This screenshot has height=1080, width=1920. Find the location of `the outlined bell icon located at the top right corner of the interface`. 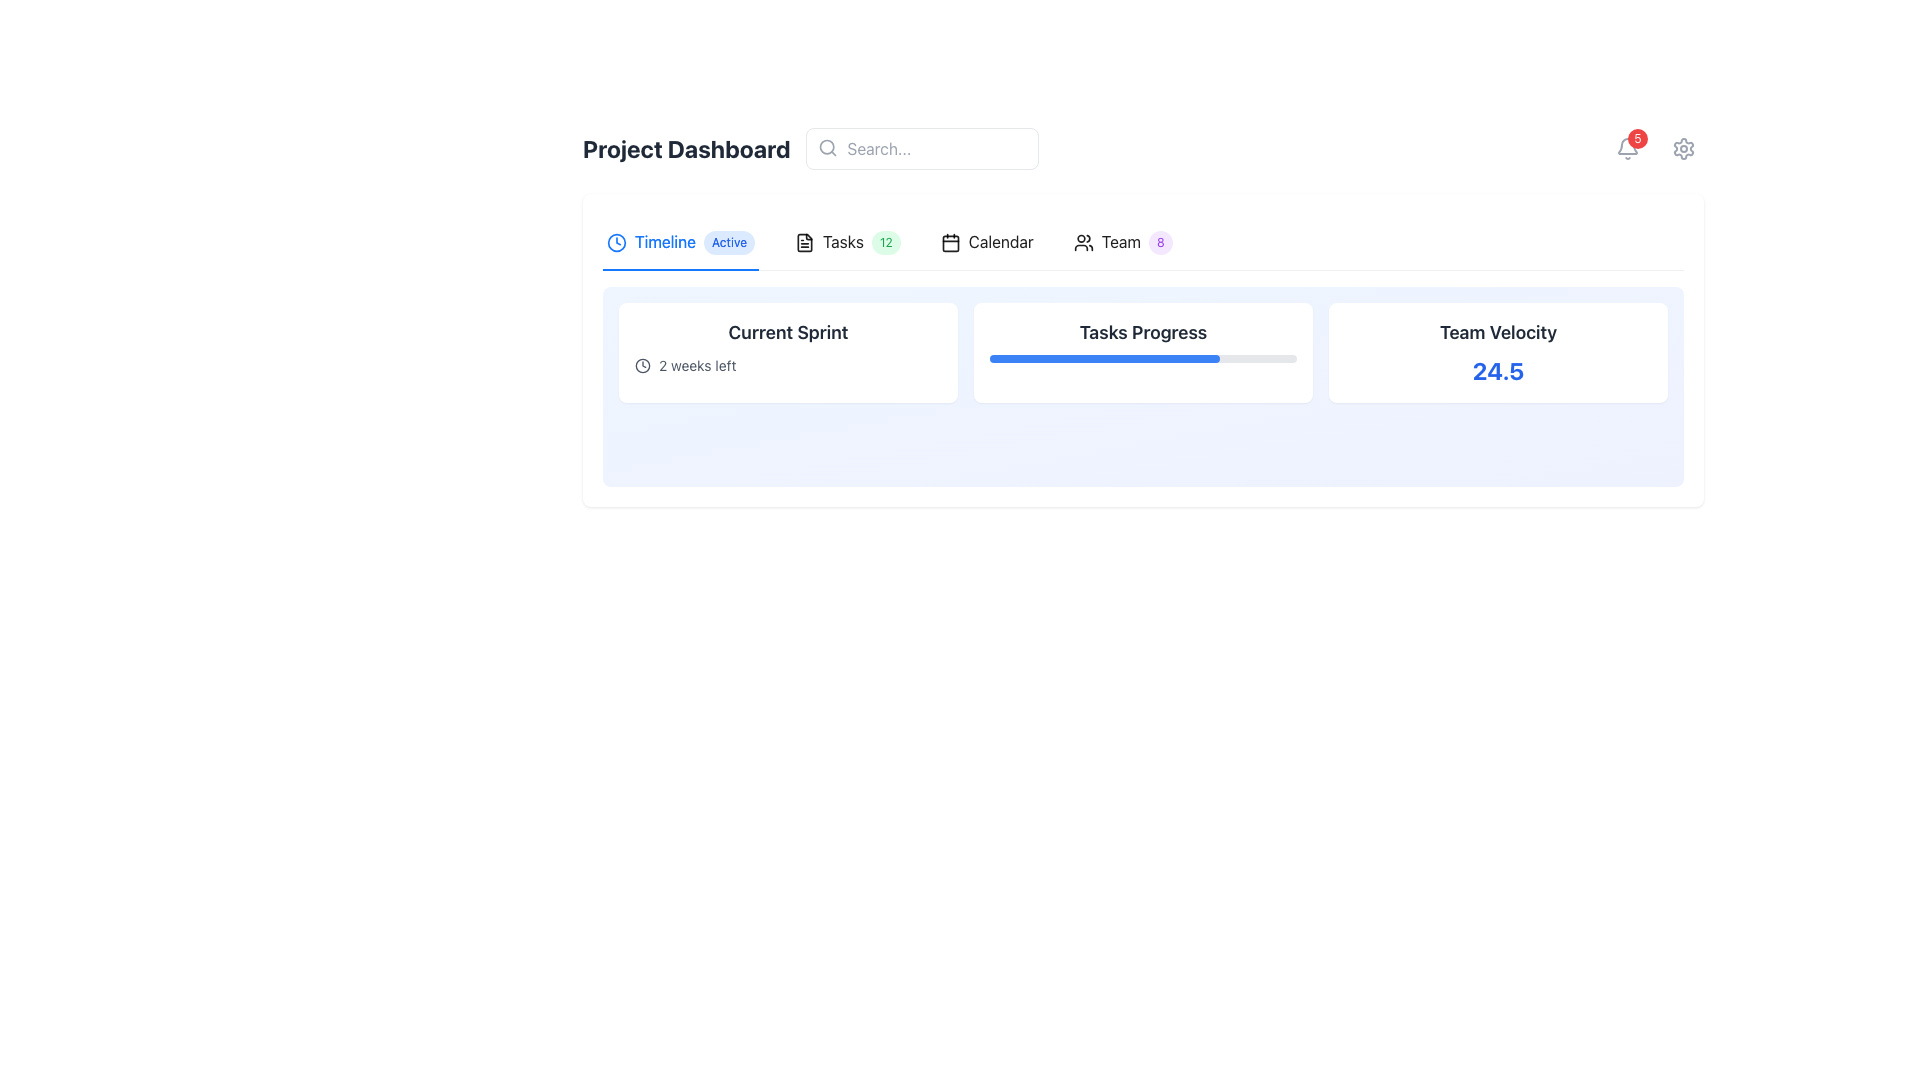

the outlined bell icon located at the top right corner of the interface is located at coordinates (1627, 148).